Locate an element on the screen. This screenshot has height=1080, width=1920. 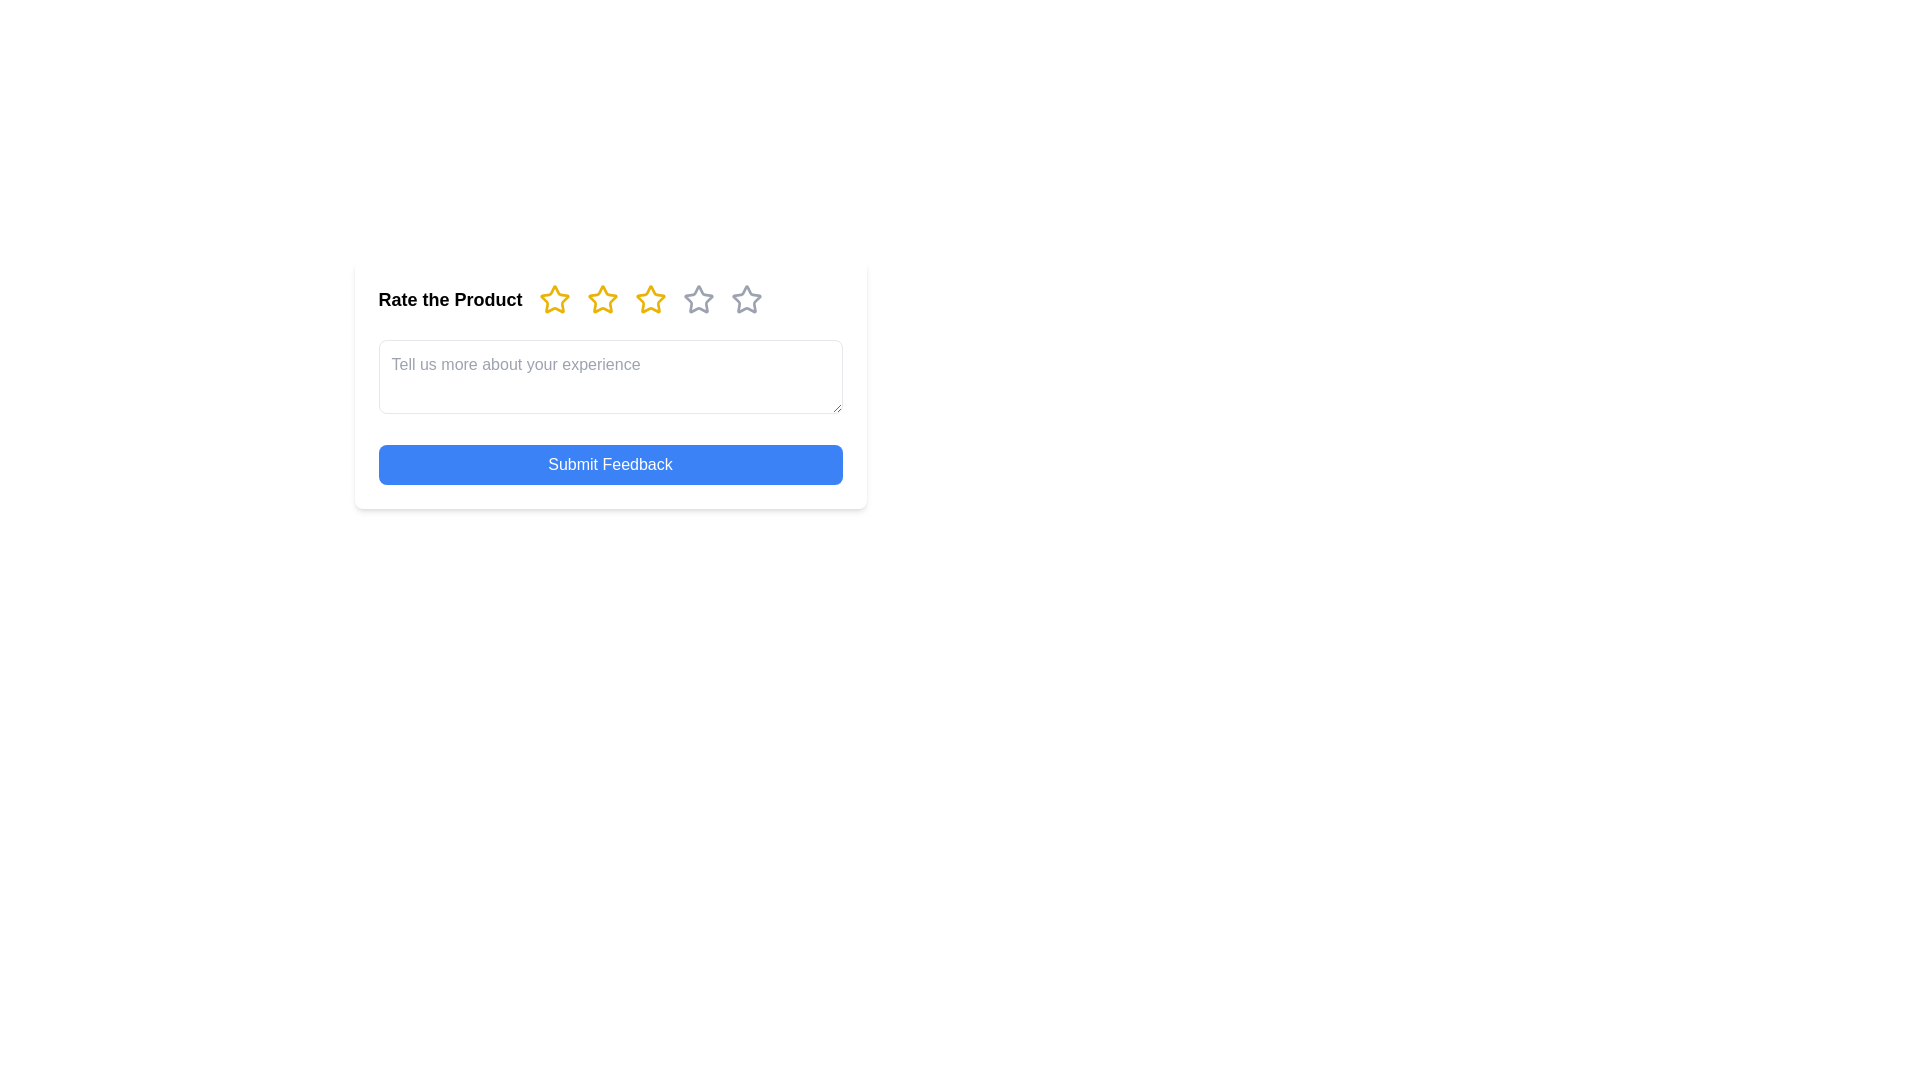
the fifth Rating Star Icon is located at coordinates (745, 299).